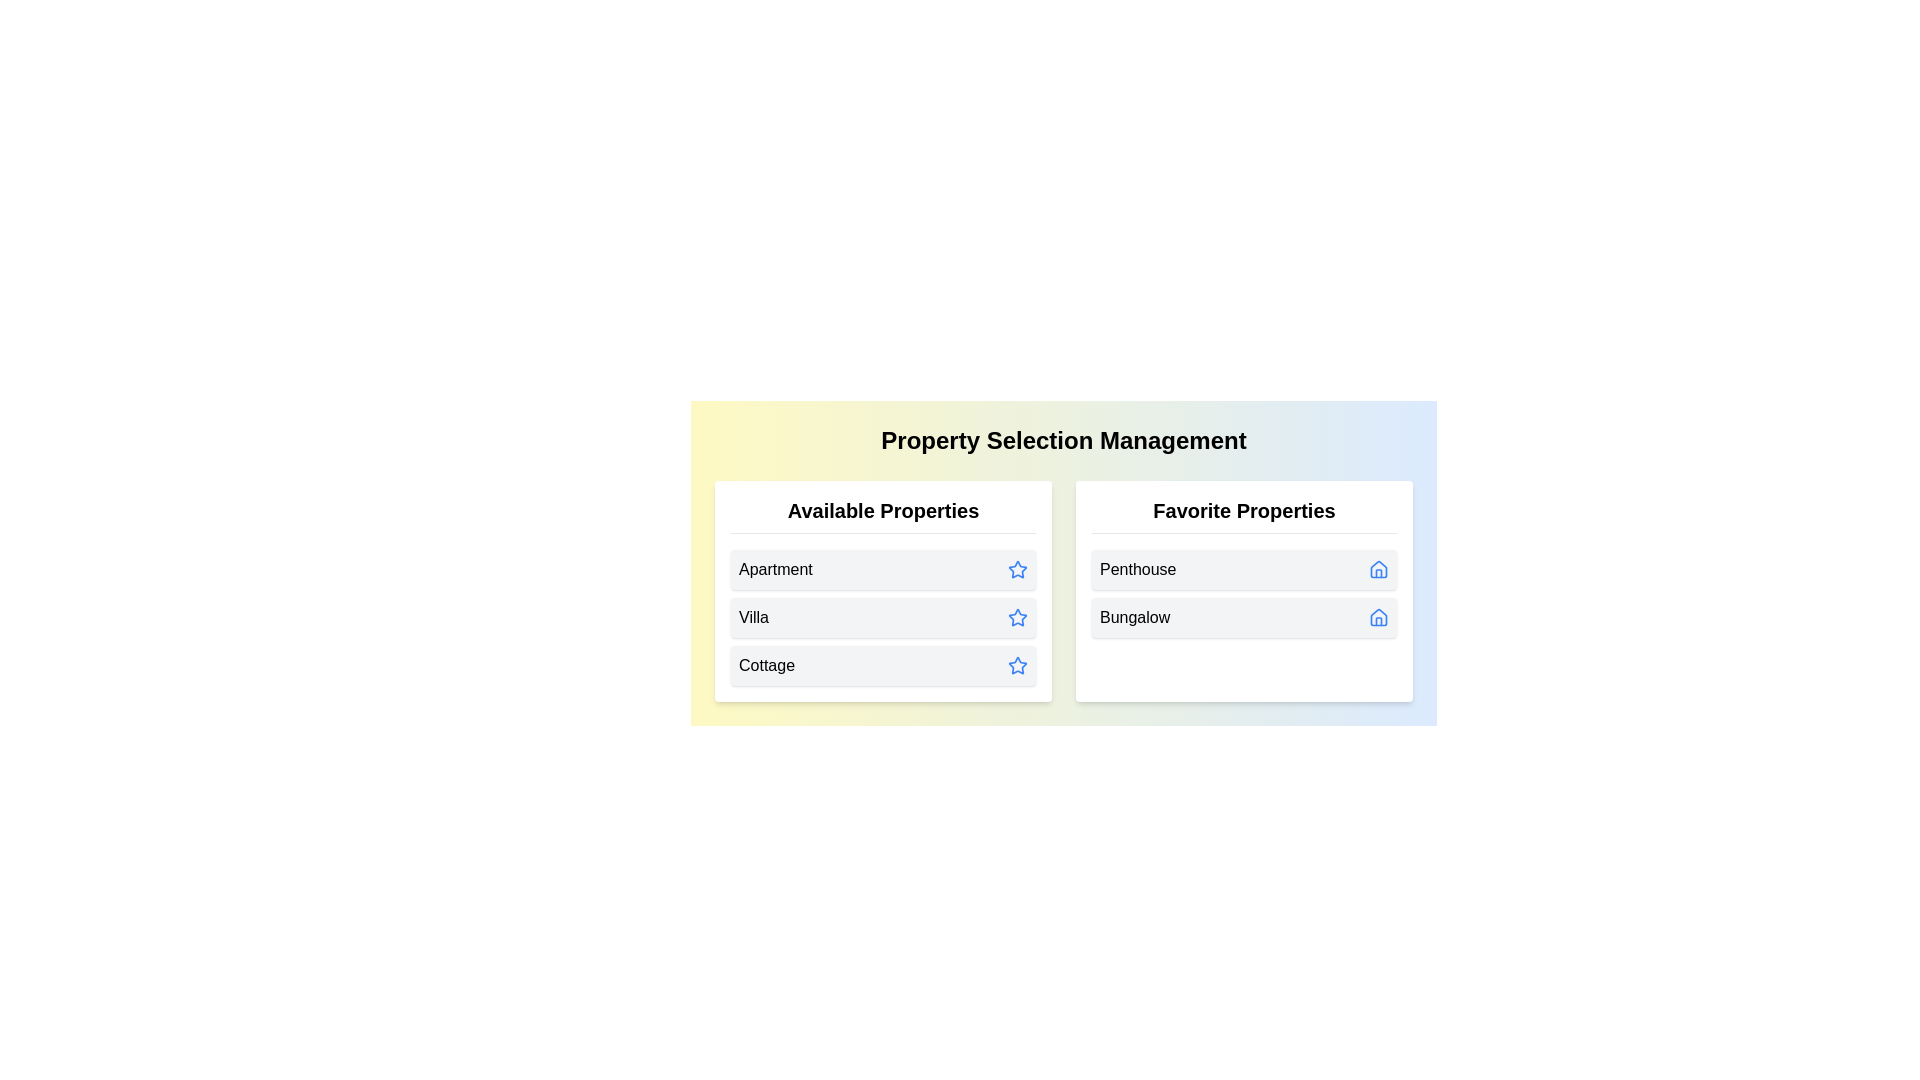 This screenshot has width=1920, height=1080. What do you see at coordinates (1377, 570) in the screenshot?
I see `the home icon next to the property Penthouse in the 'Favorite Properties' list to transfer it to 'Available Properties'` at bounding box center [1377, 570].